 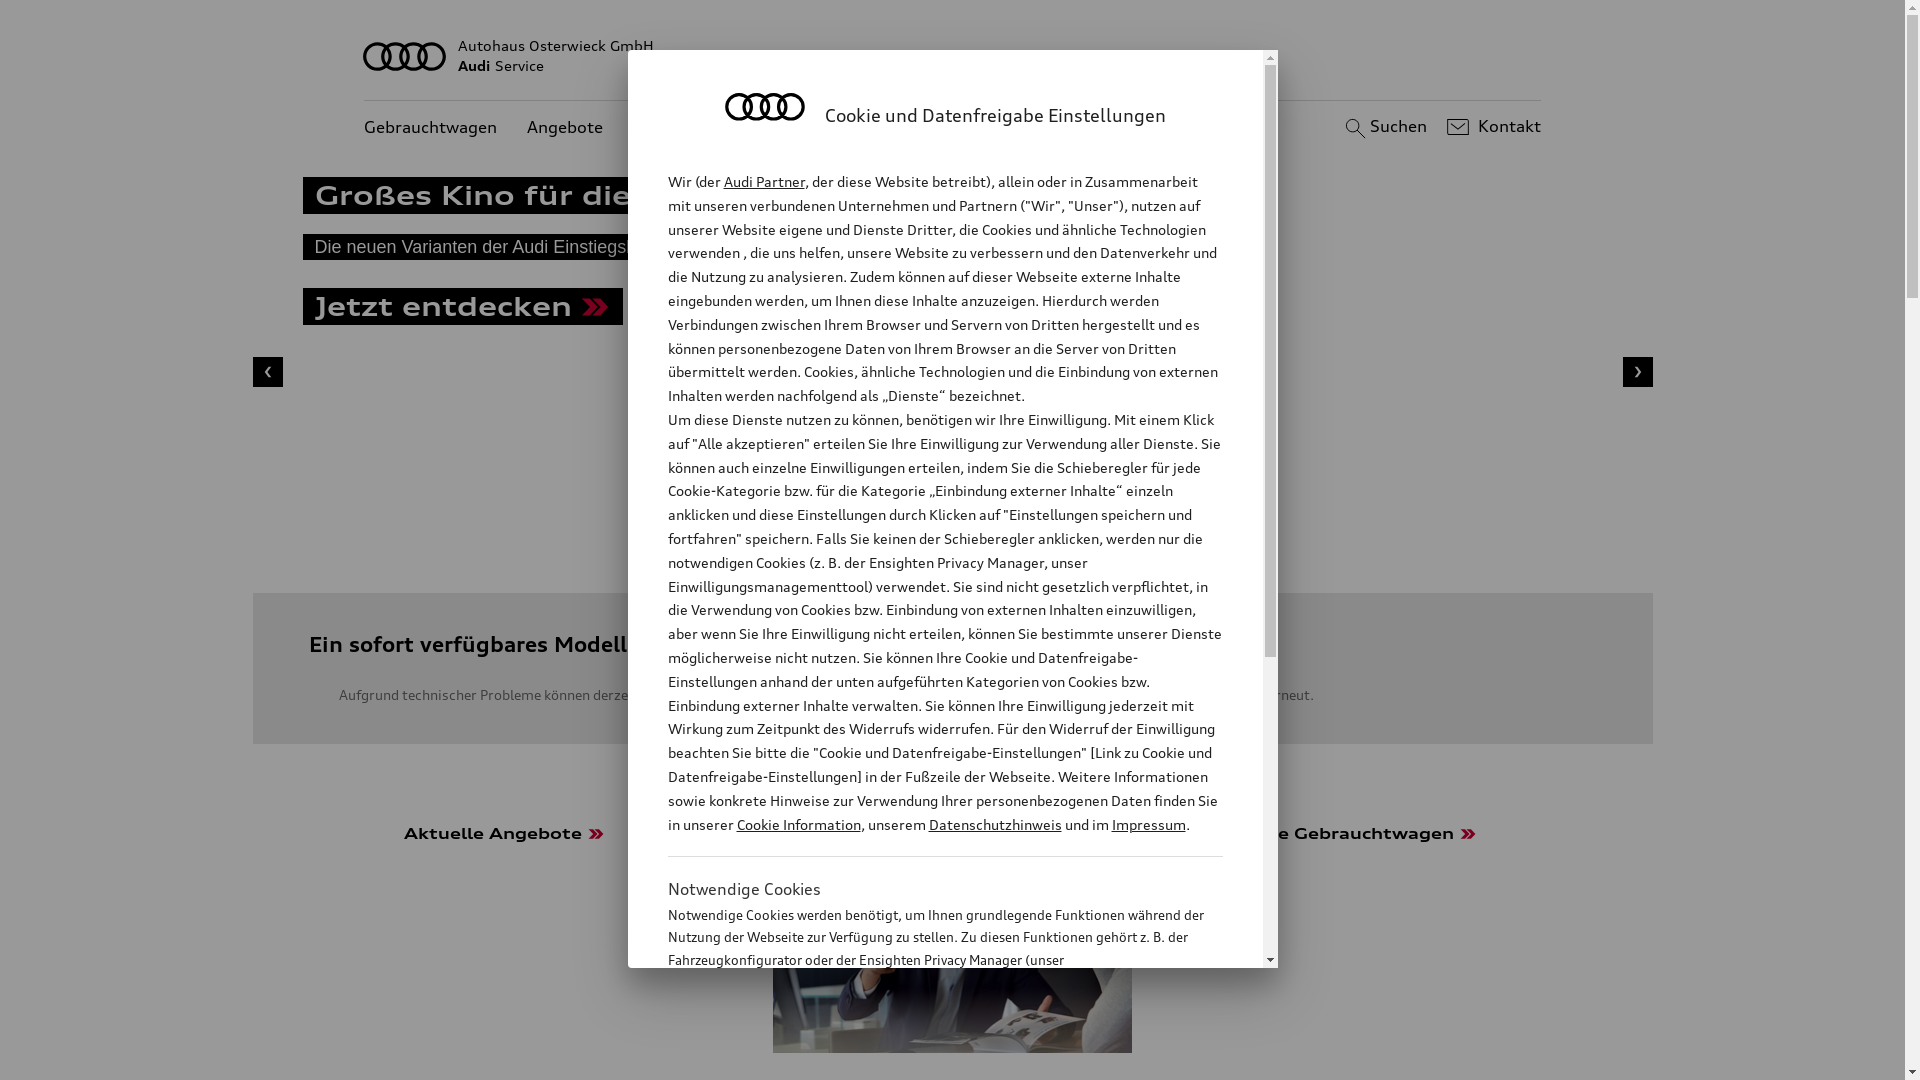 What do you see at coordinates (429, 127) in the screenshot?
I see `'Gebrauchtwagen'` at bounding box center [429, 127].